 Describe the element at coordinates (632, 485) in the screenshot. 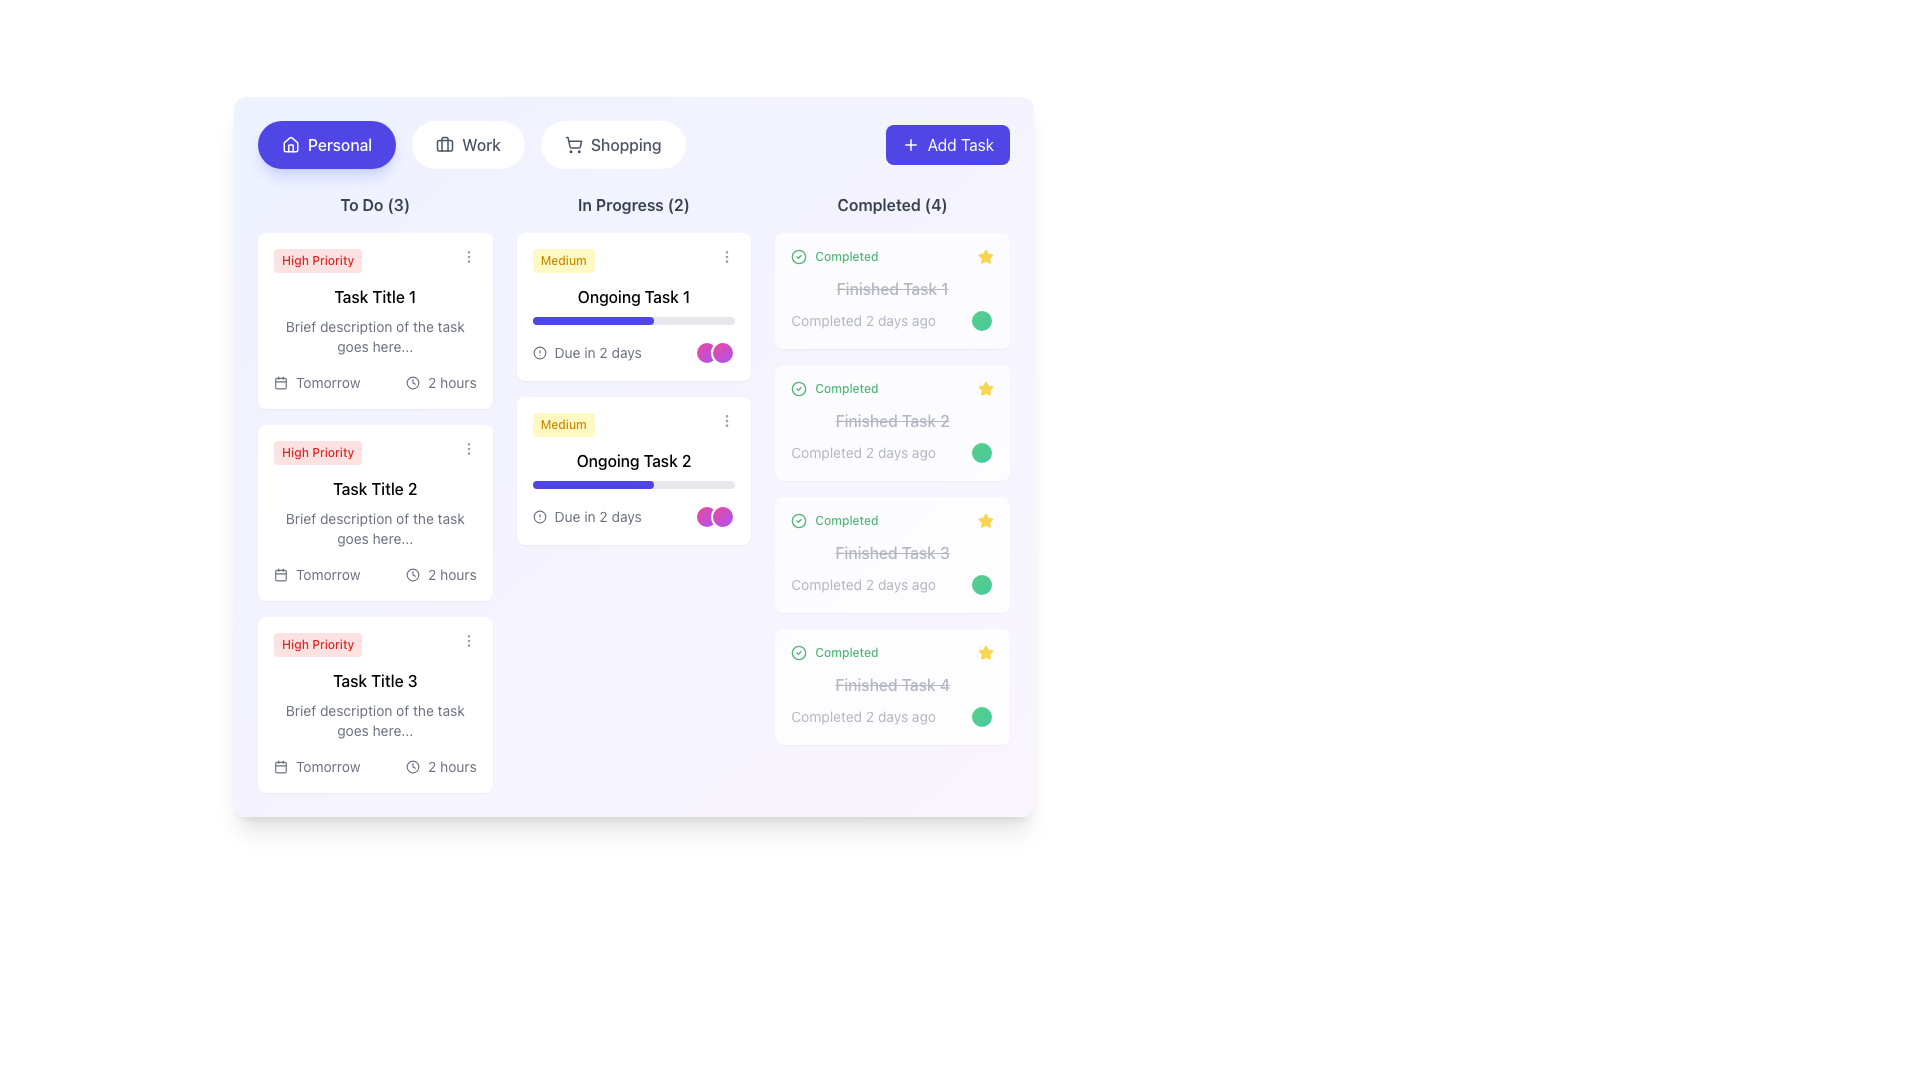

I see `progress bar located within the task card titled 'Ongoing Task 2' in the 'In Progress' column, which visually represents the task's completion status` at that location.